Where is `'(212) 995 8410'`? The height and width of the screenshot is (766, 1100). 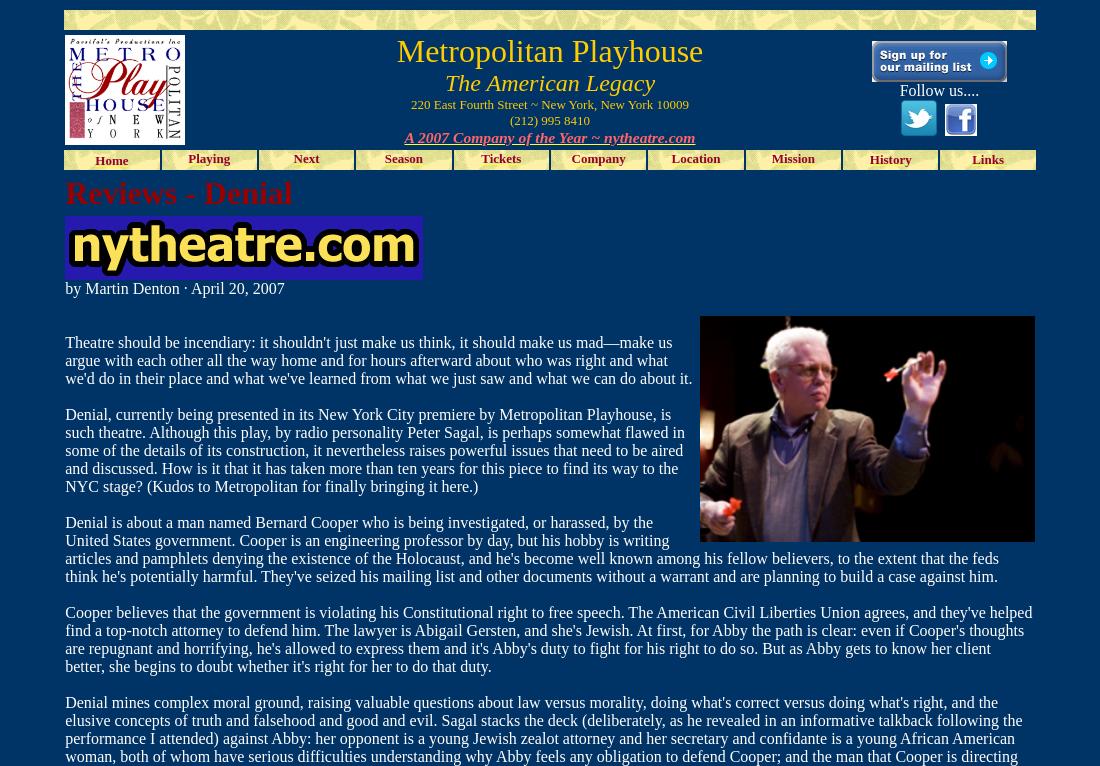
'(212) 995 8410' is located at coordinates (549, 120).